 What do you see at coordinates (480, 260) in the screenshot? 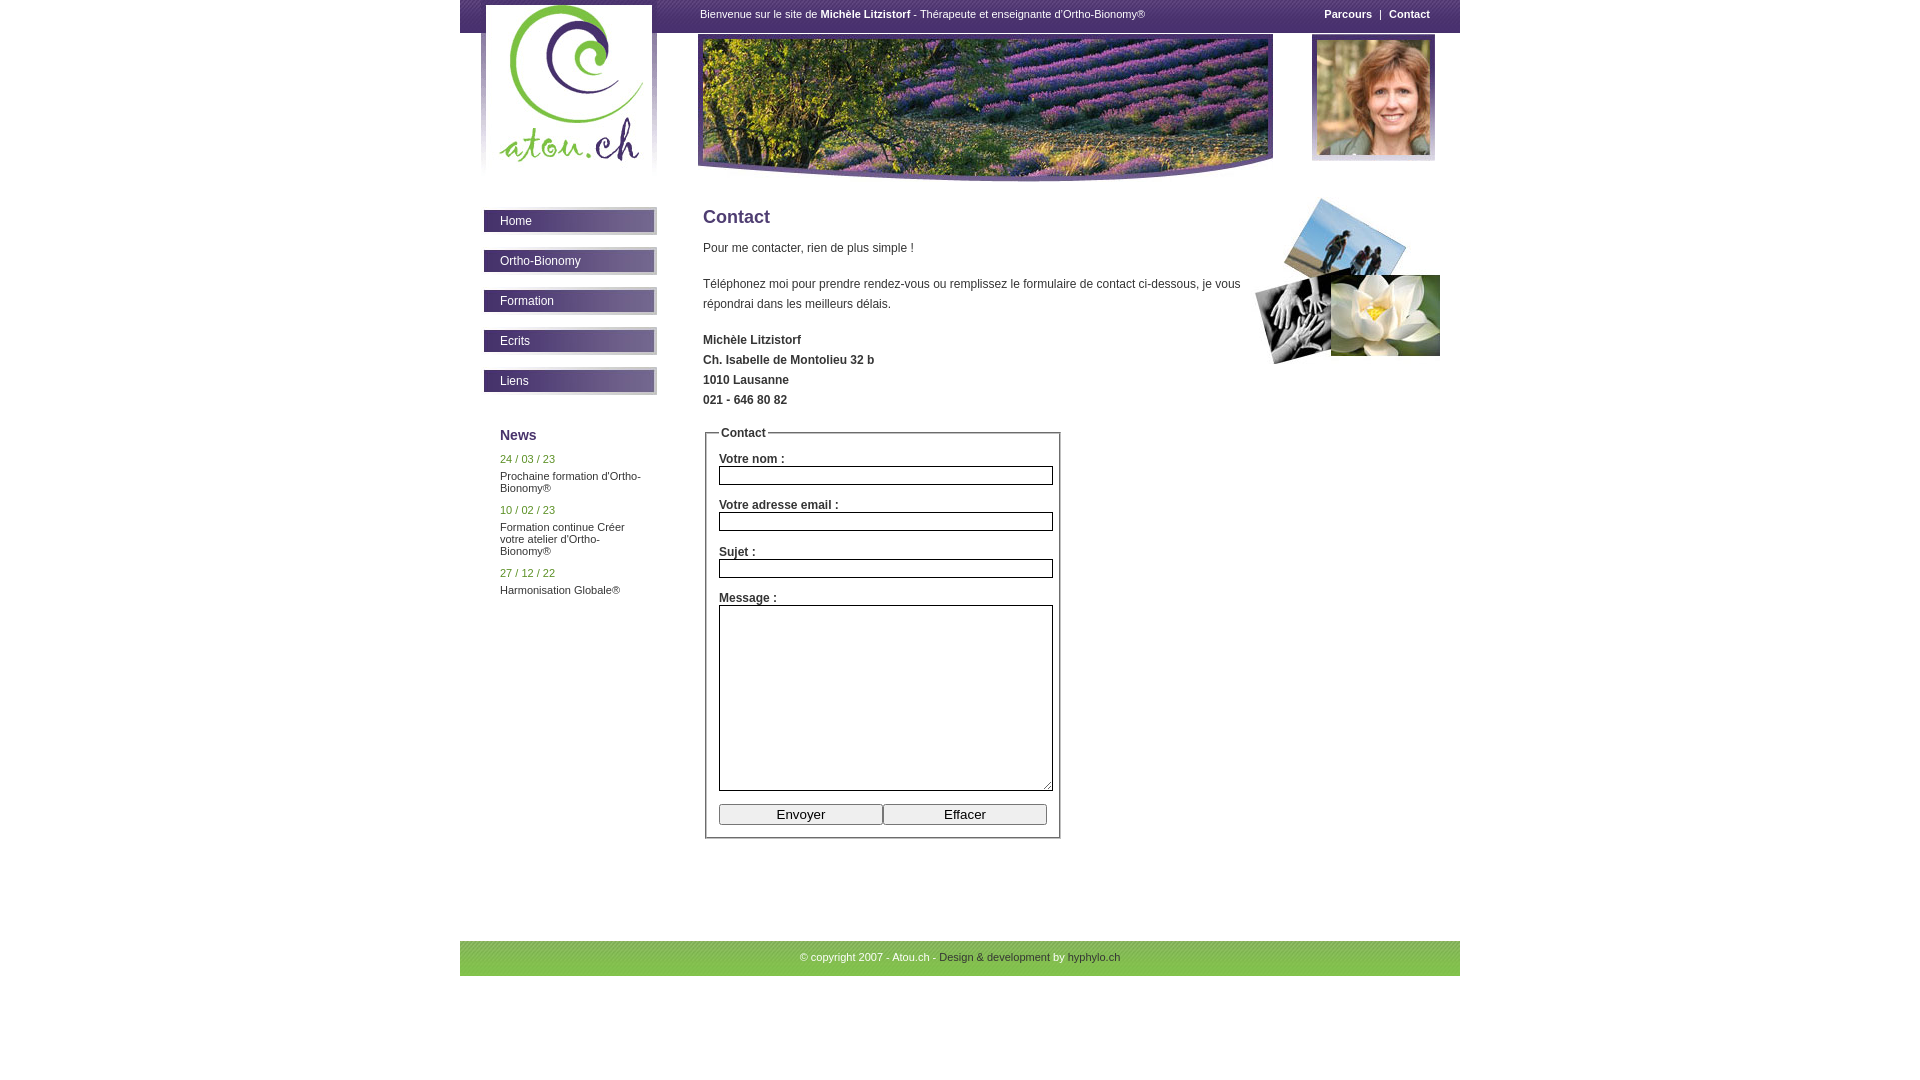
I see `'Ortho-Bionomy'` at bounding box center [480, 260].